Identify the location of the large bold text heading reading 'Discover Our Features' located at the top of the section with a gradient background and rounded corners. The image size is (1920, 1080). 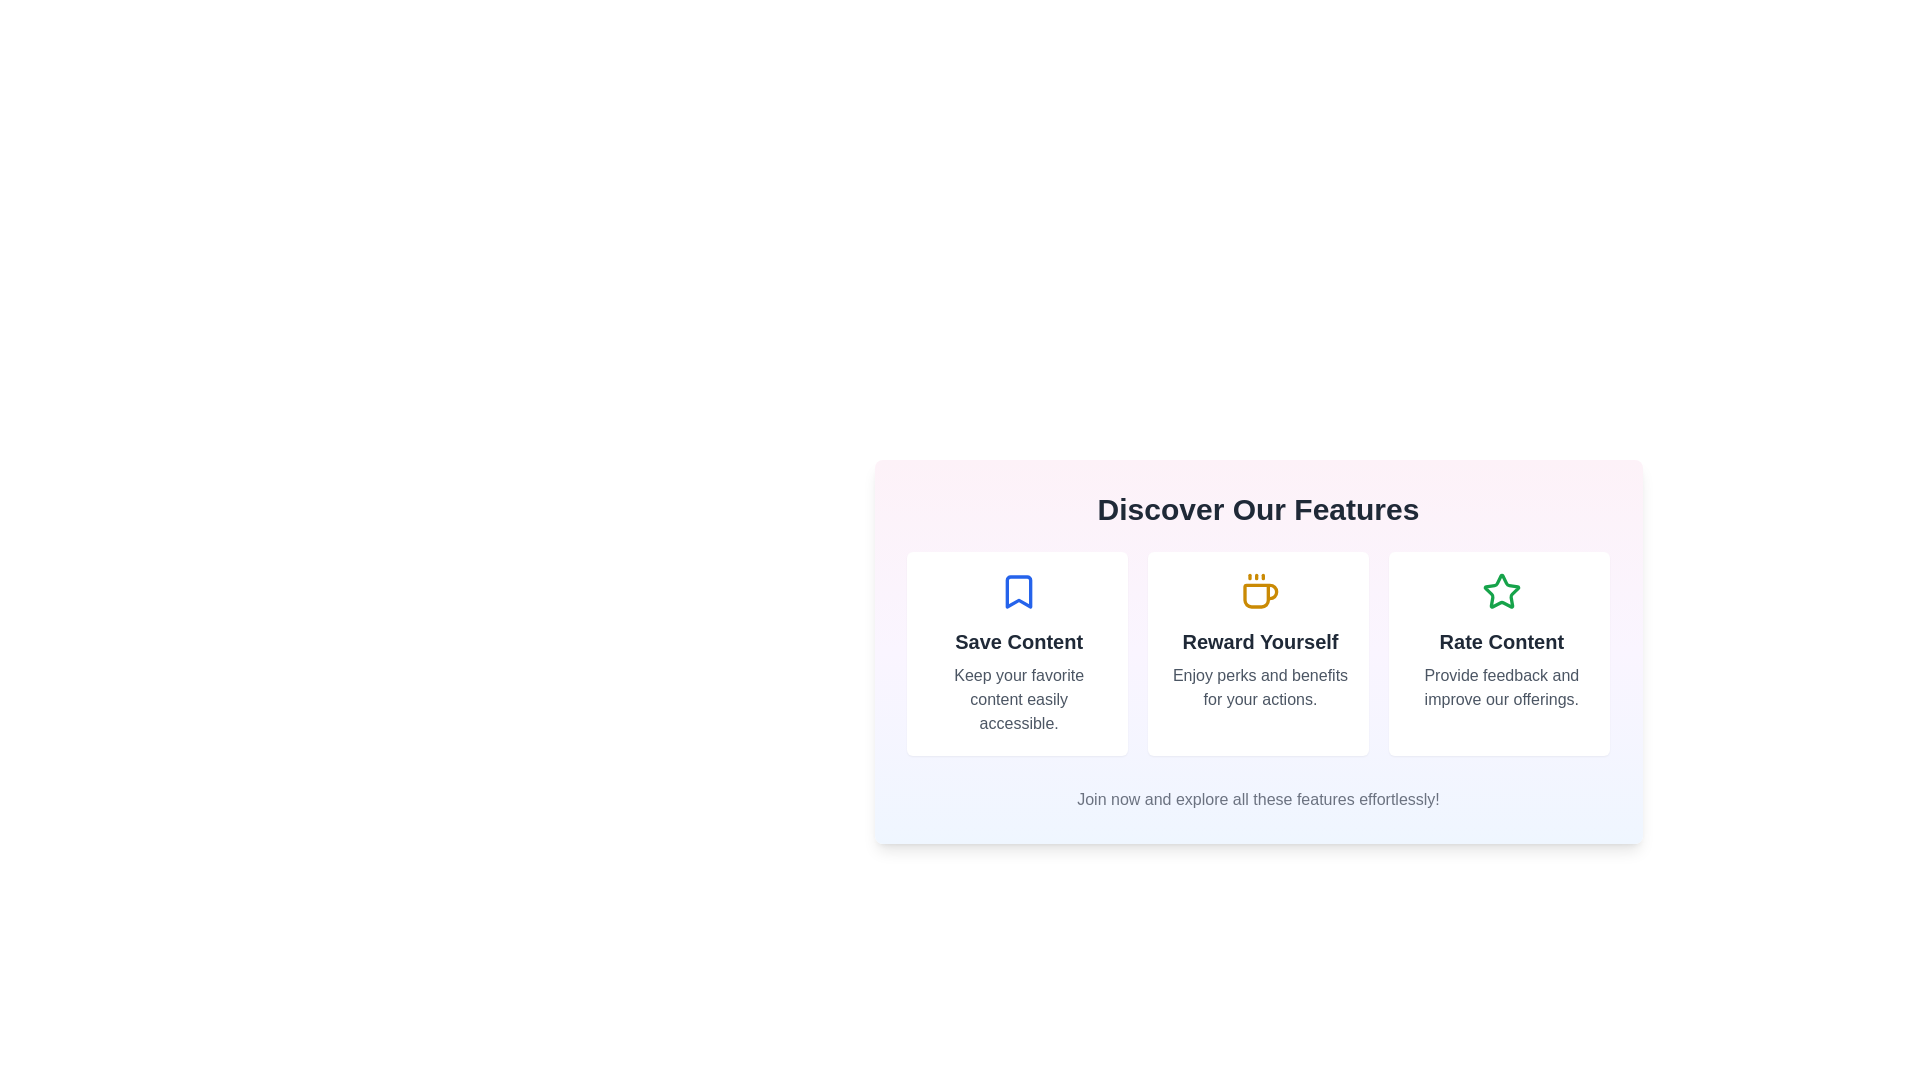
(1257, 508).